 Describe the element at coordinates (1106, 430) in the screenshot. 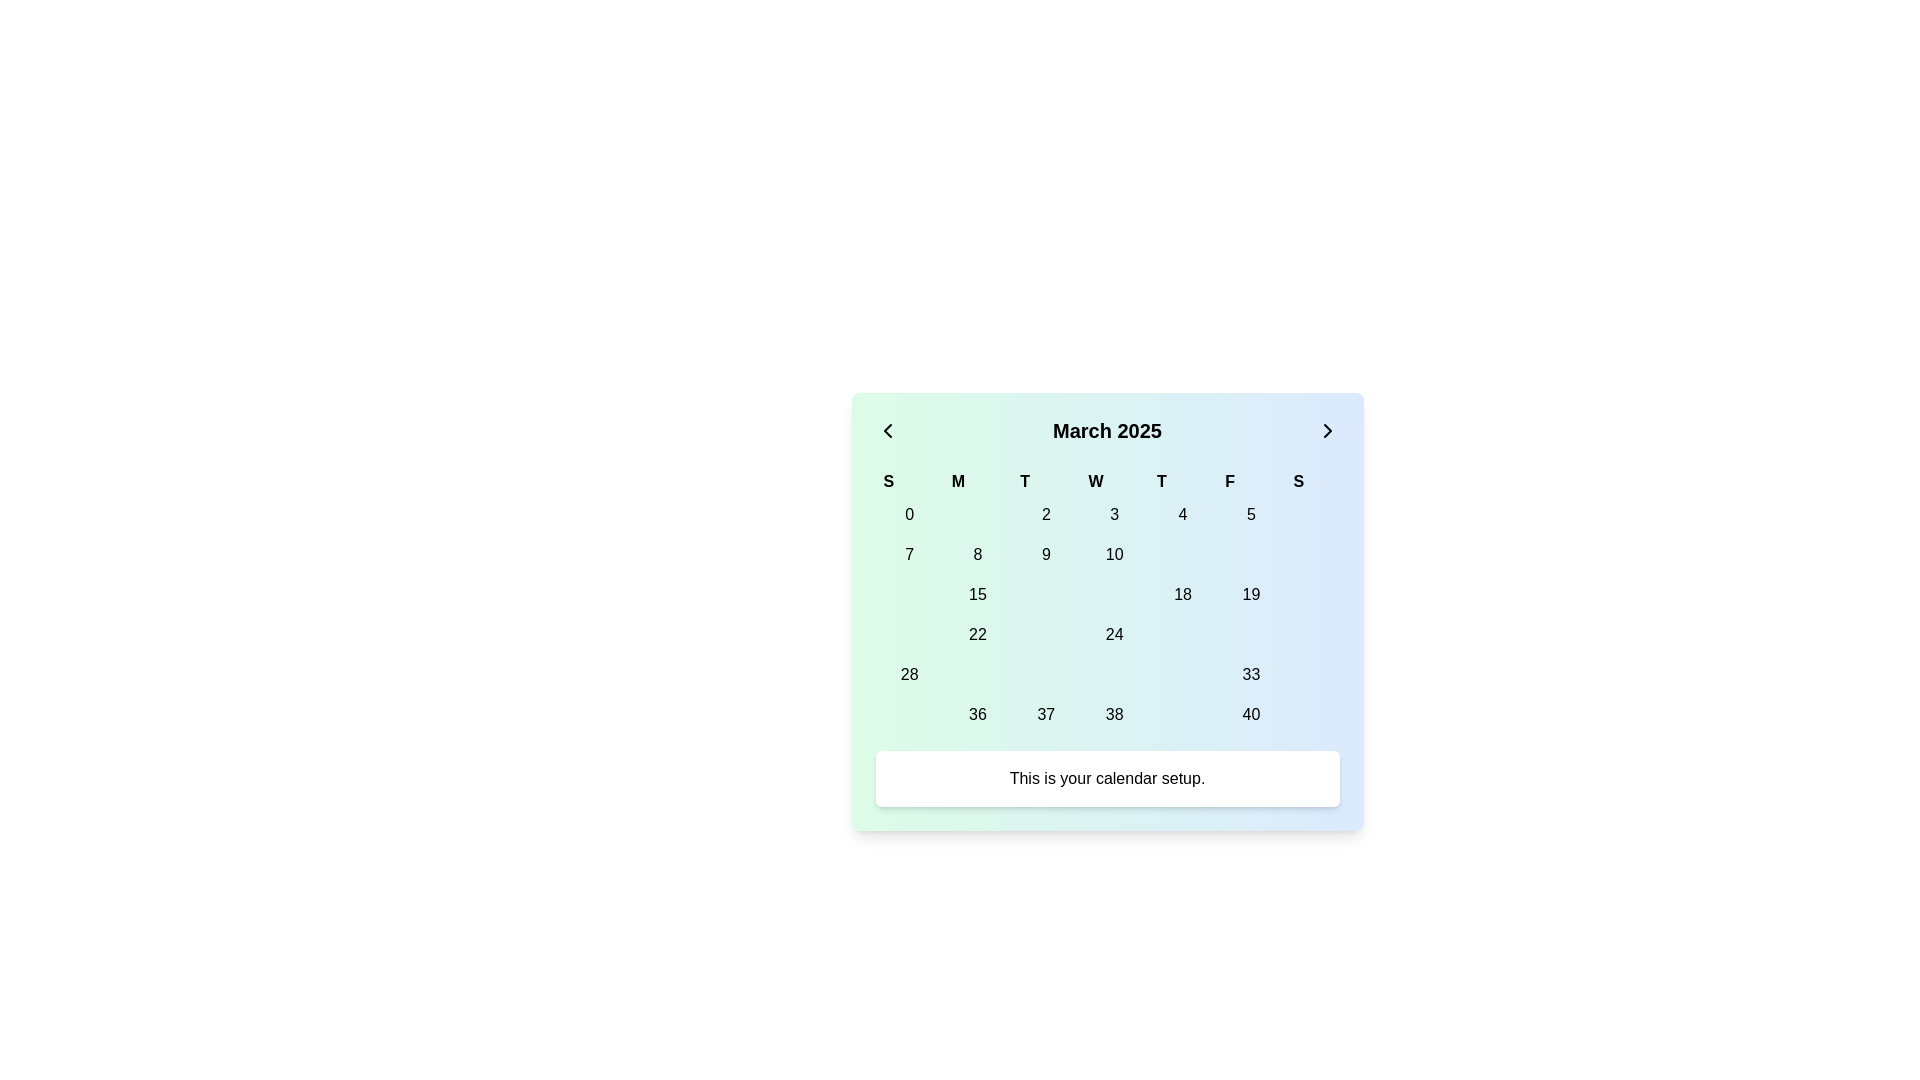

I see `text from the calendar title label which indicates the currently displayed month and year, centrally located in the calendar component's header` at that location.